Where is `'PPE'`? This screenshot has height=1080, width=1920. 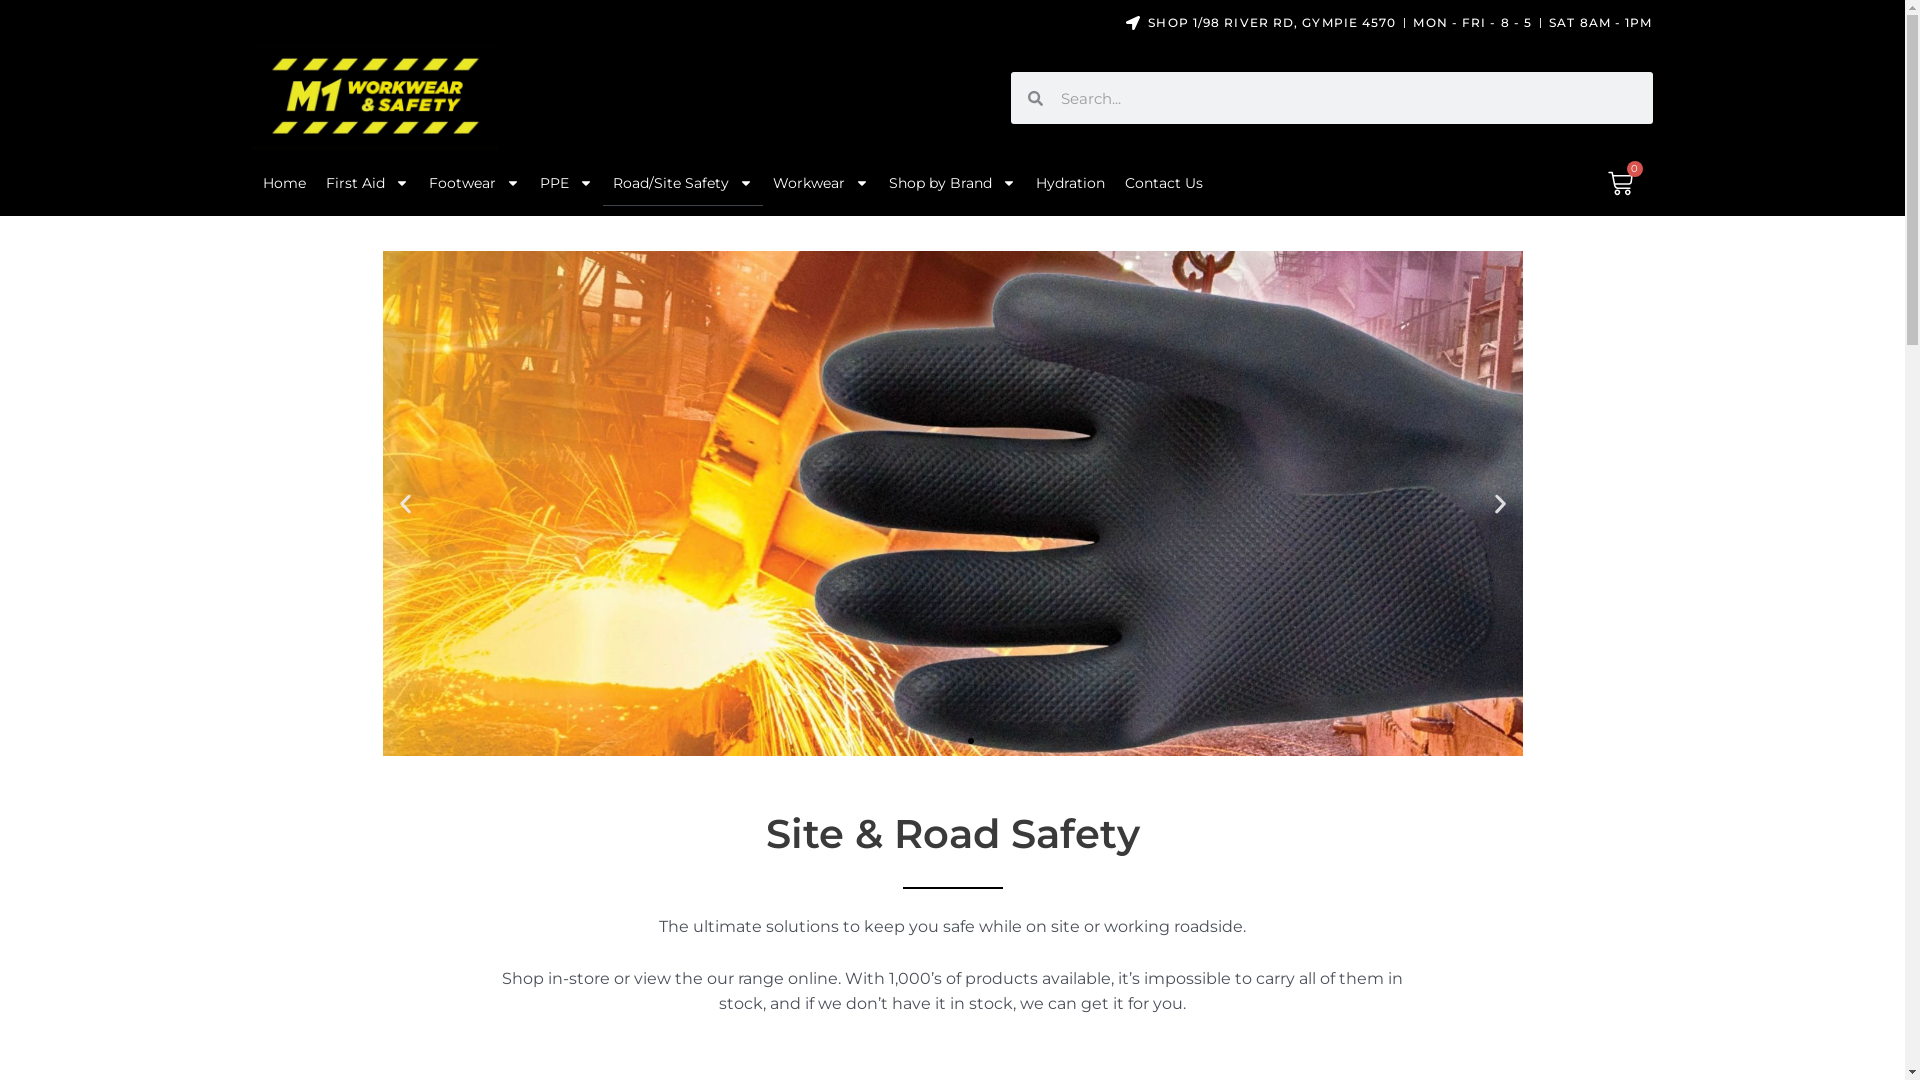
'PPE' is located at coordinates (565, 182).